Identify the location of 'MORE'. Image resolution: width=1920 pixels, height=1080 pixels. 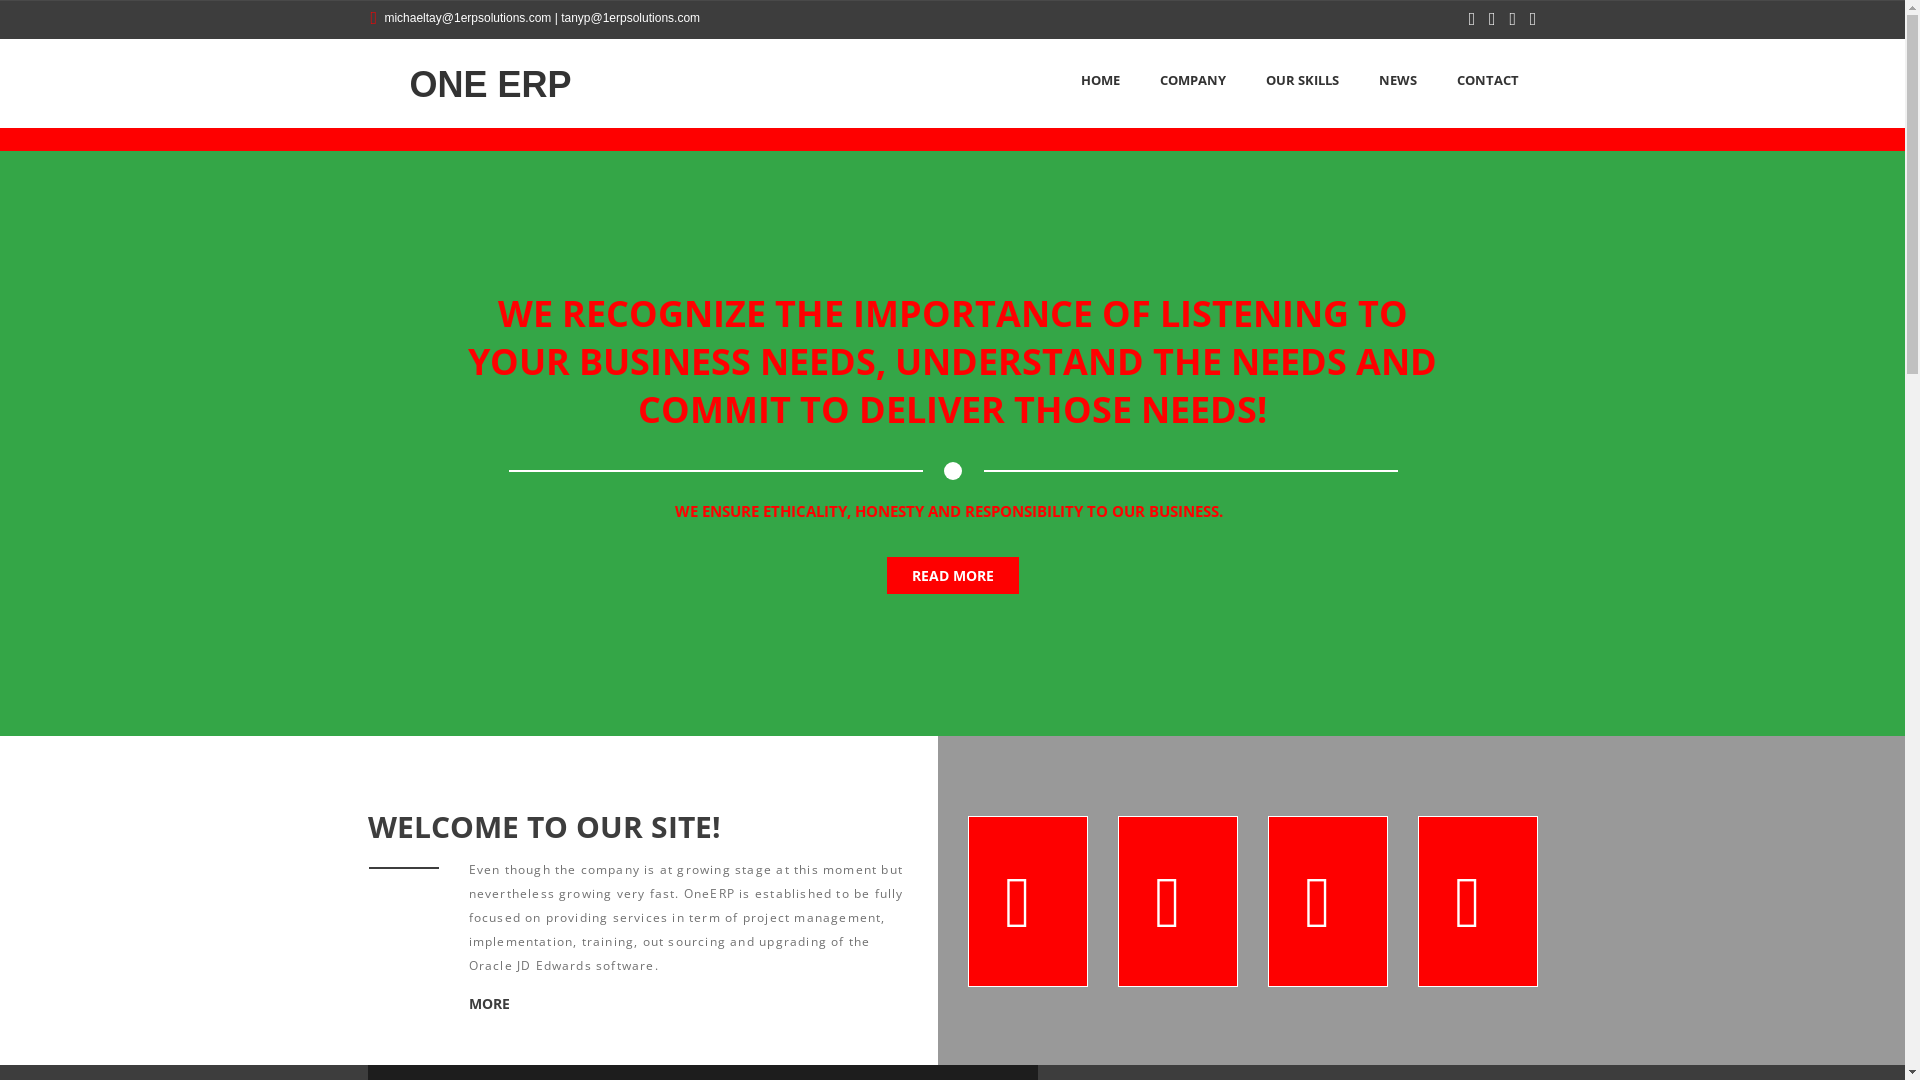
(488, 1003).